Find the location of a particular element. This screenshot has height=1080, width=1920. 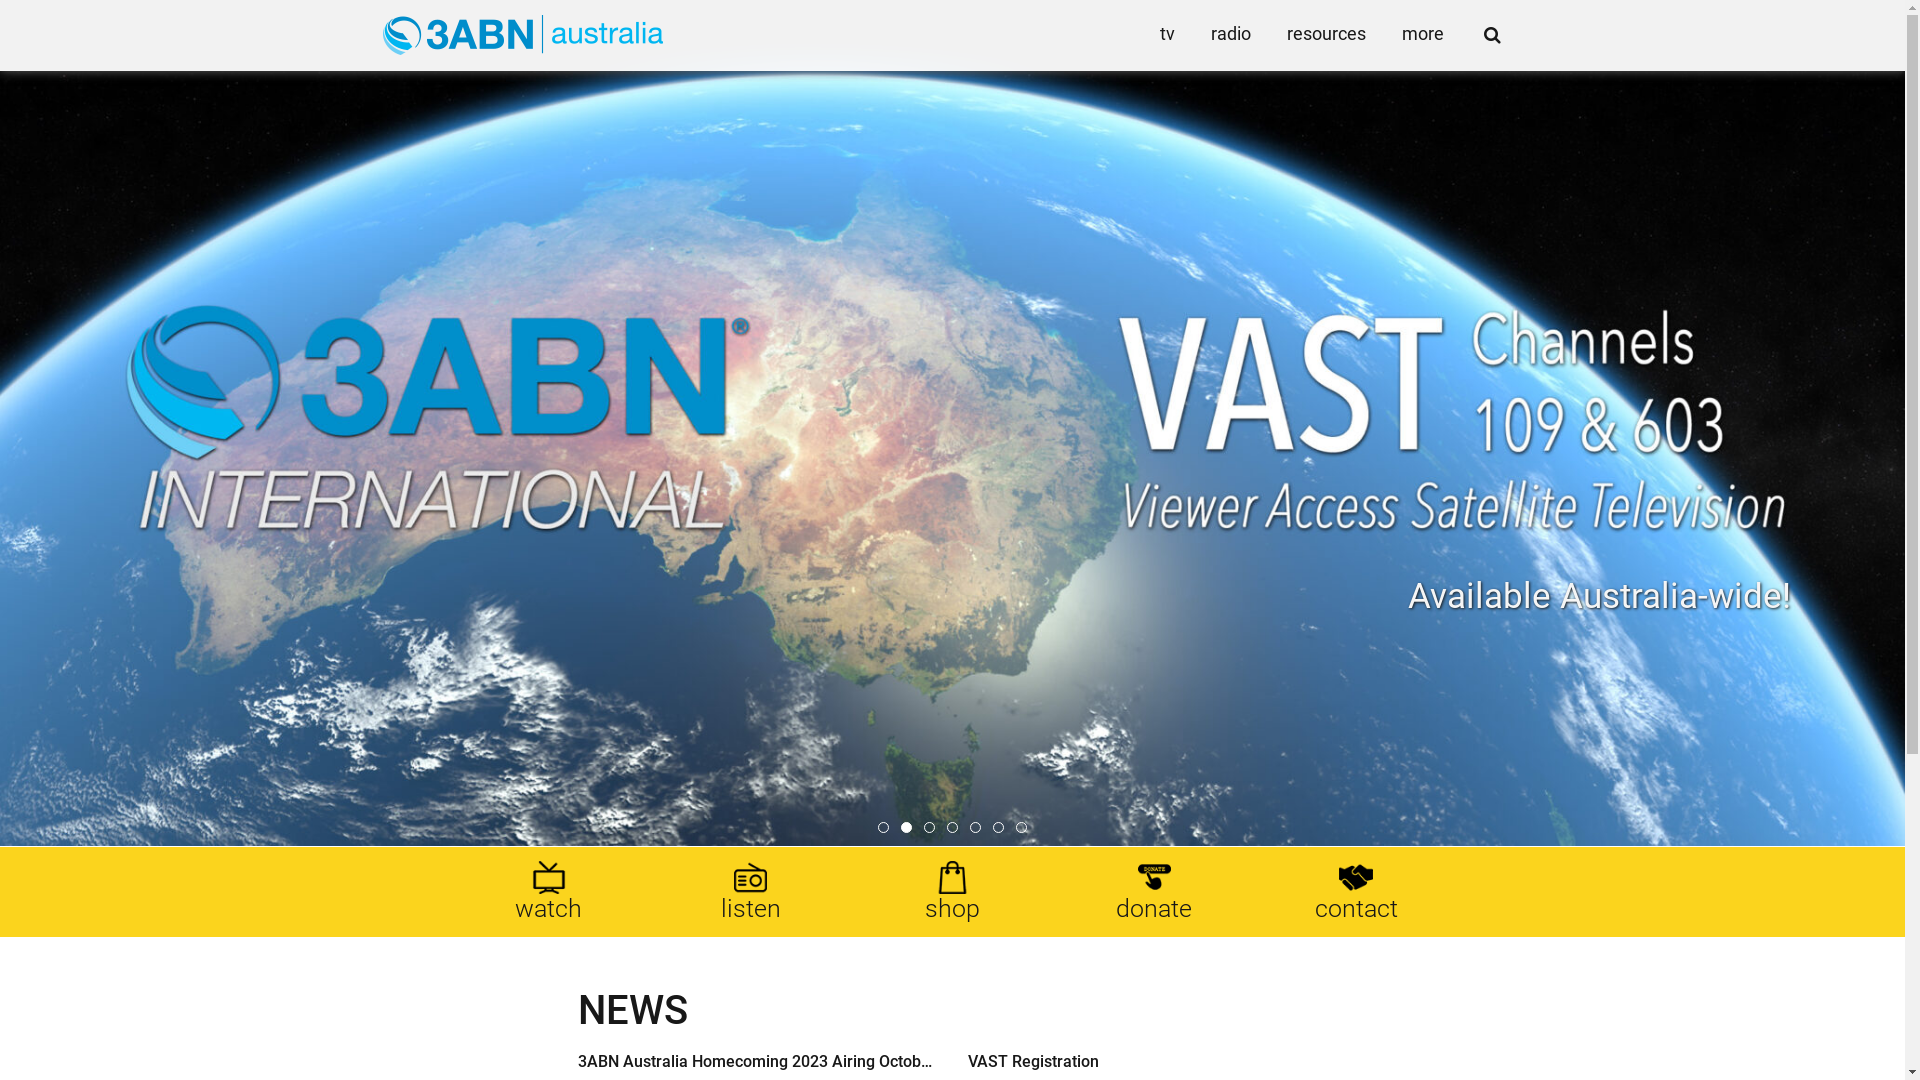

'1' is located at coordinates (878, 827).